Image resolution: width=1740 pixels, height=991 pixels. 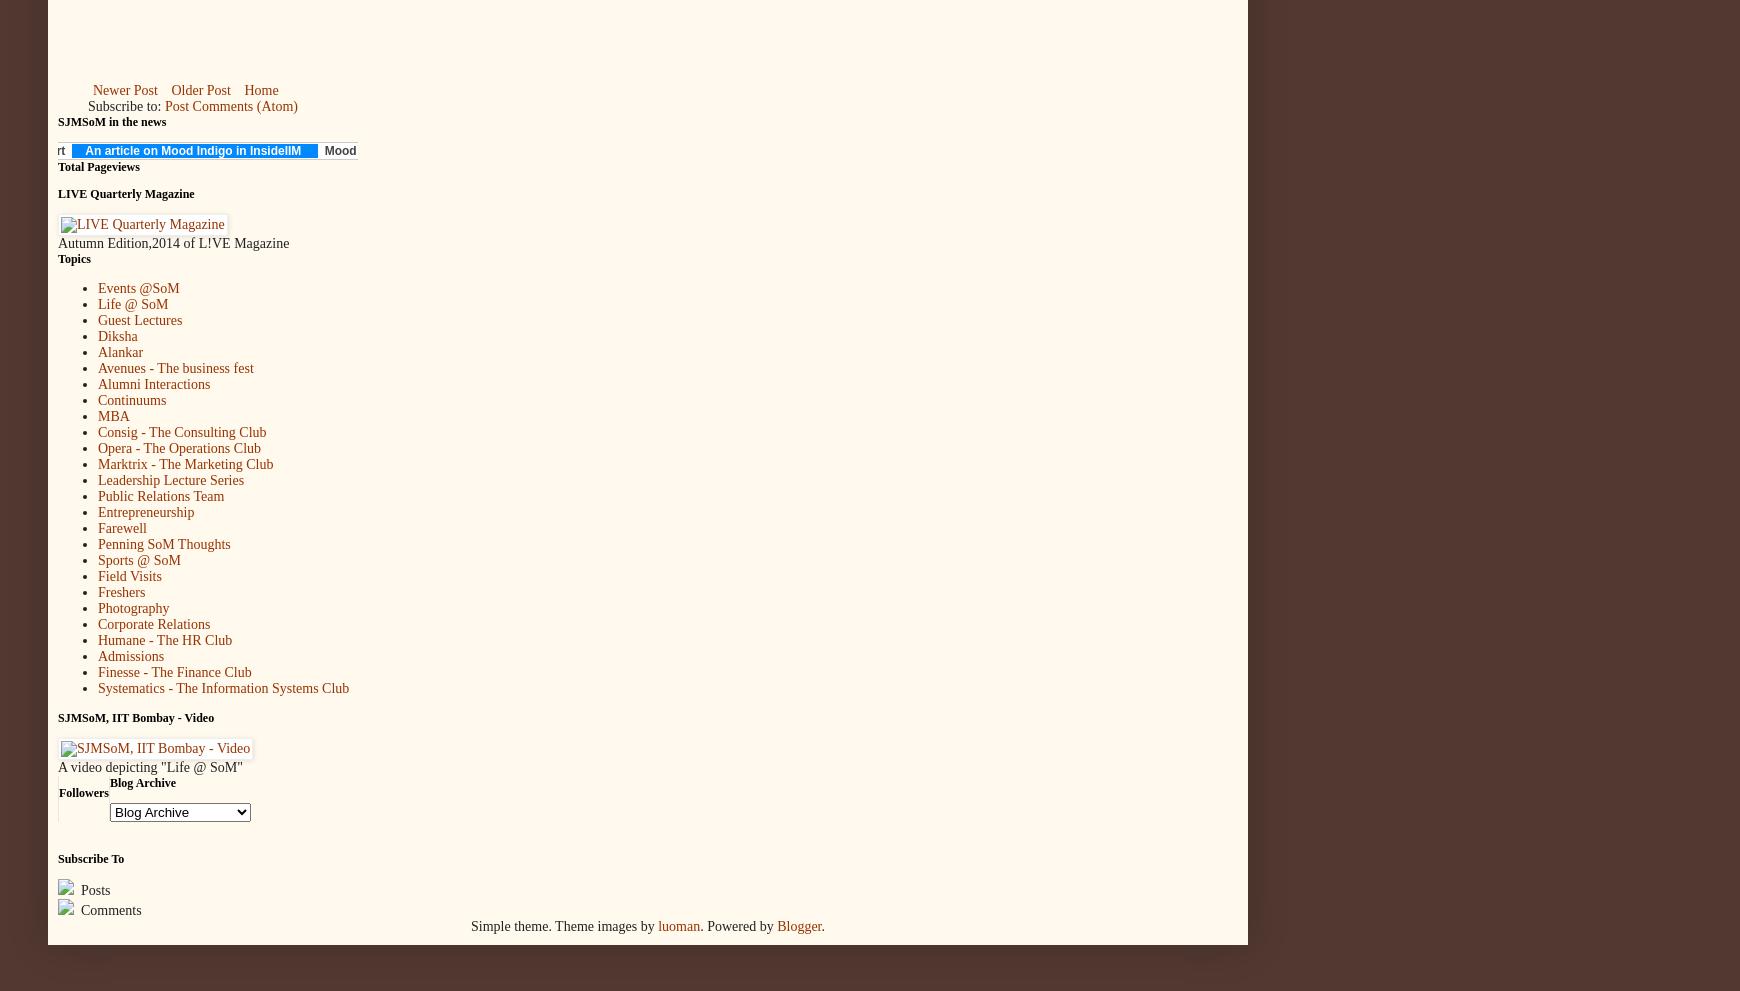 I want to click on 'Humane - The HR Club', so click(x=163, y=639).